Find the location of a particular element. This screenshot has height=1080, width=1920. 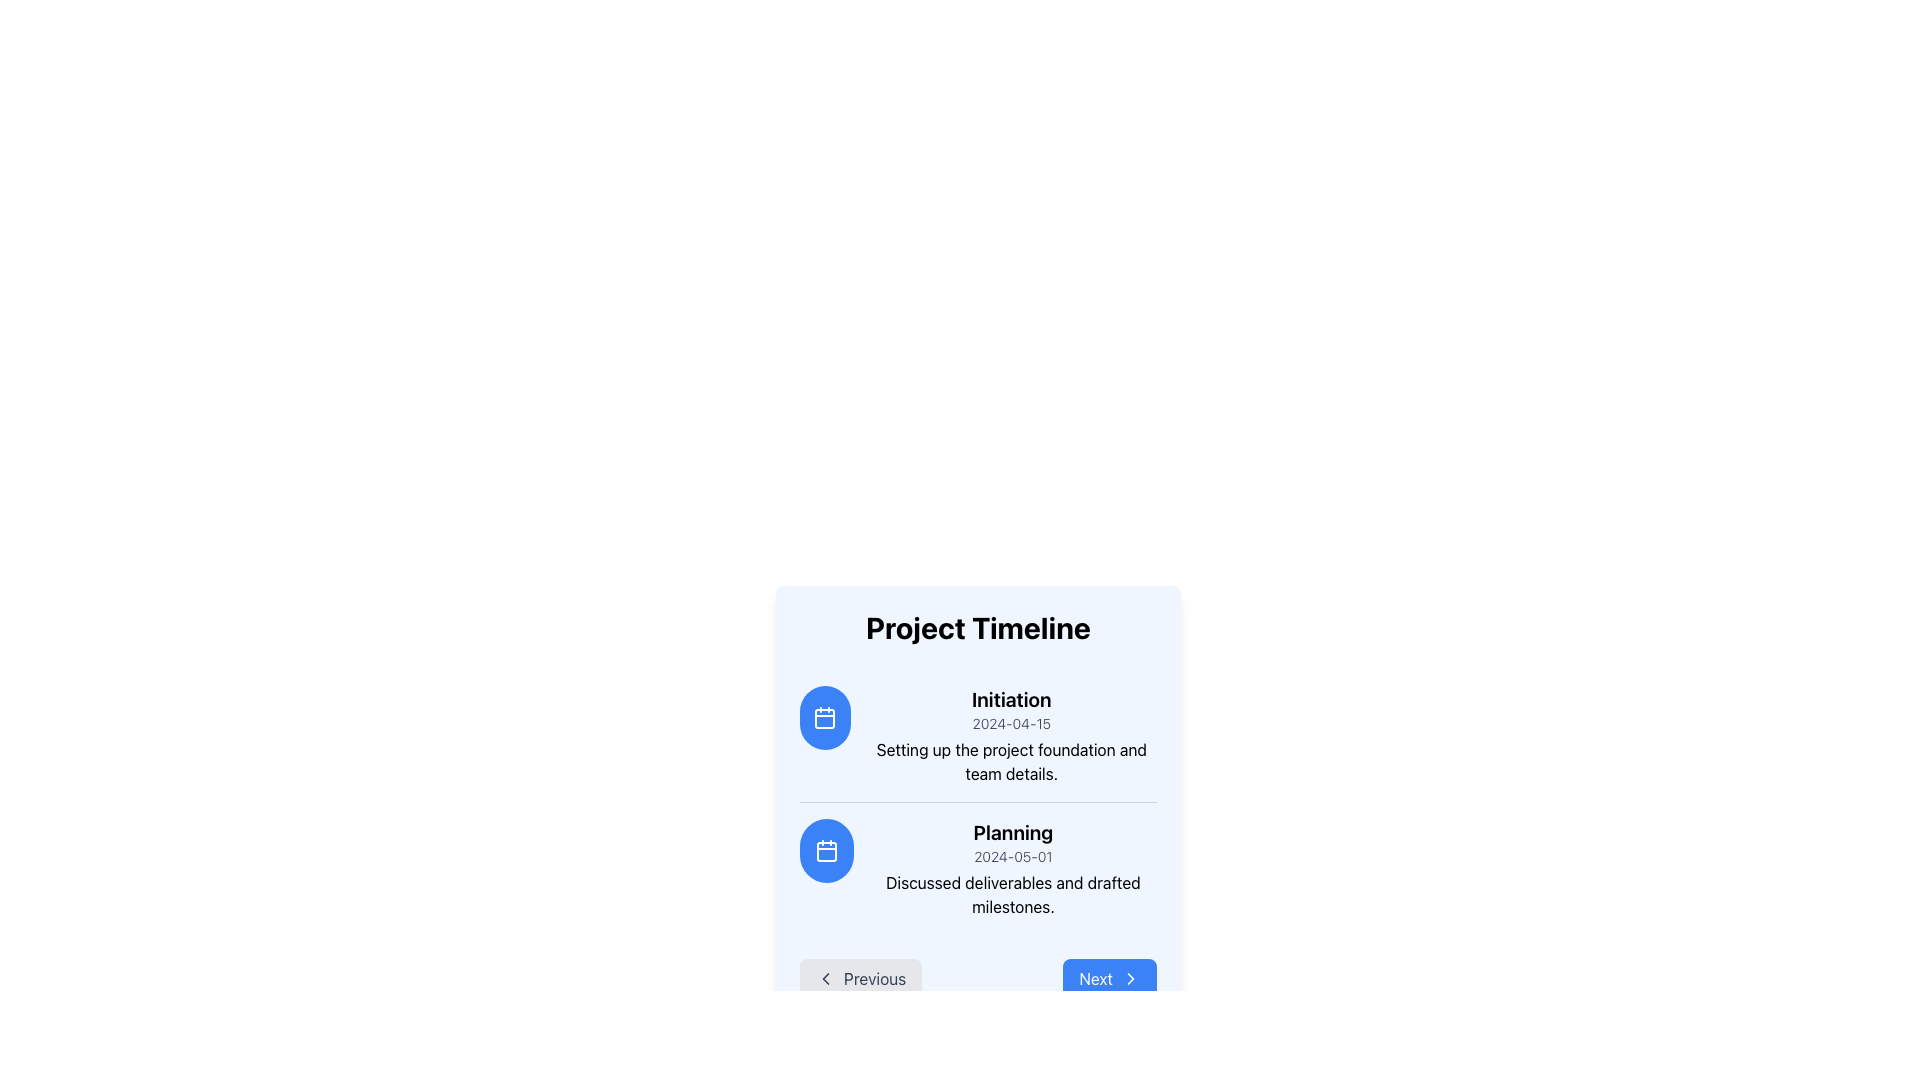

the navigation button located at the bottom-left of its section to observe hover effects is located at coordinates (861, 978).